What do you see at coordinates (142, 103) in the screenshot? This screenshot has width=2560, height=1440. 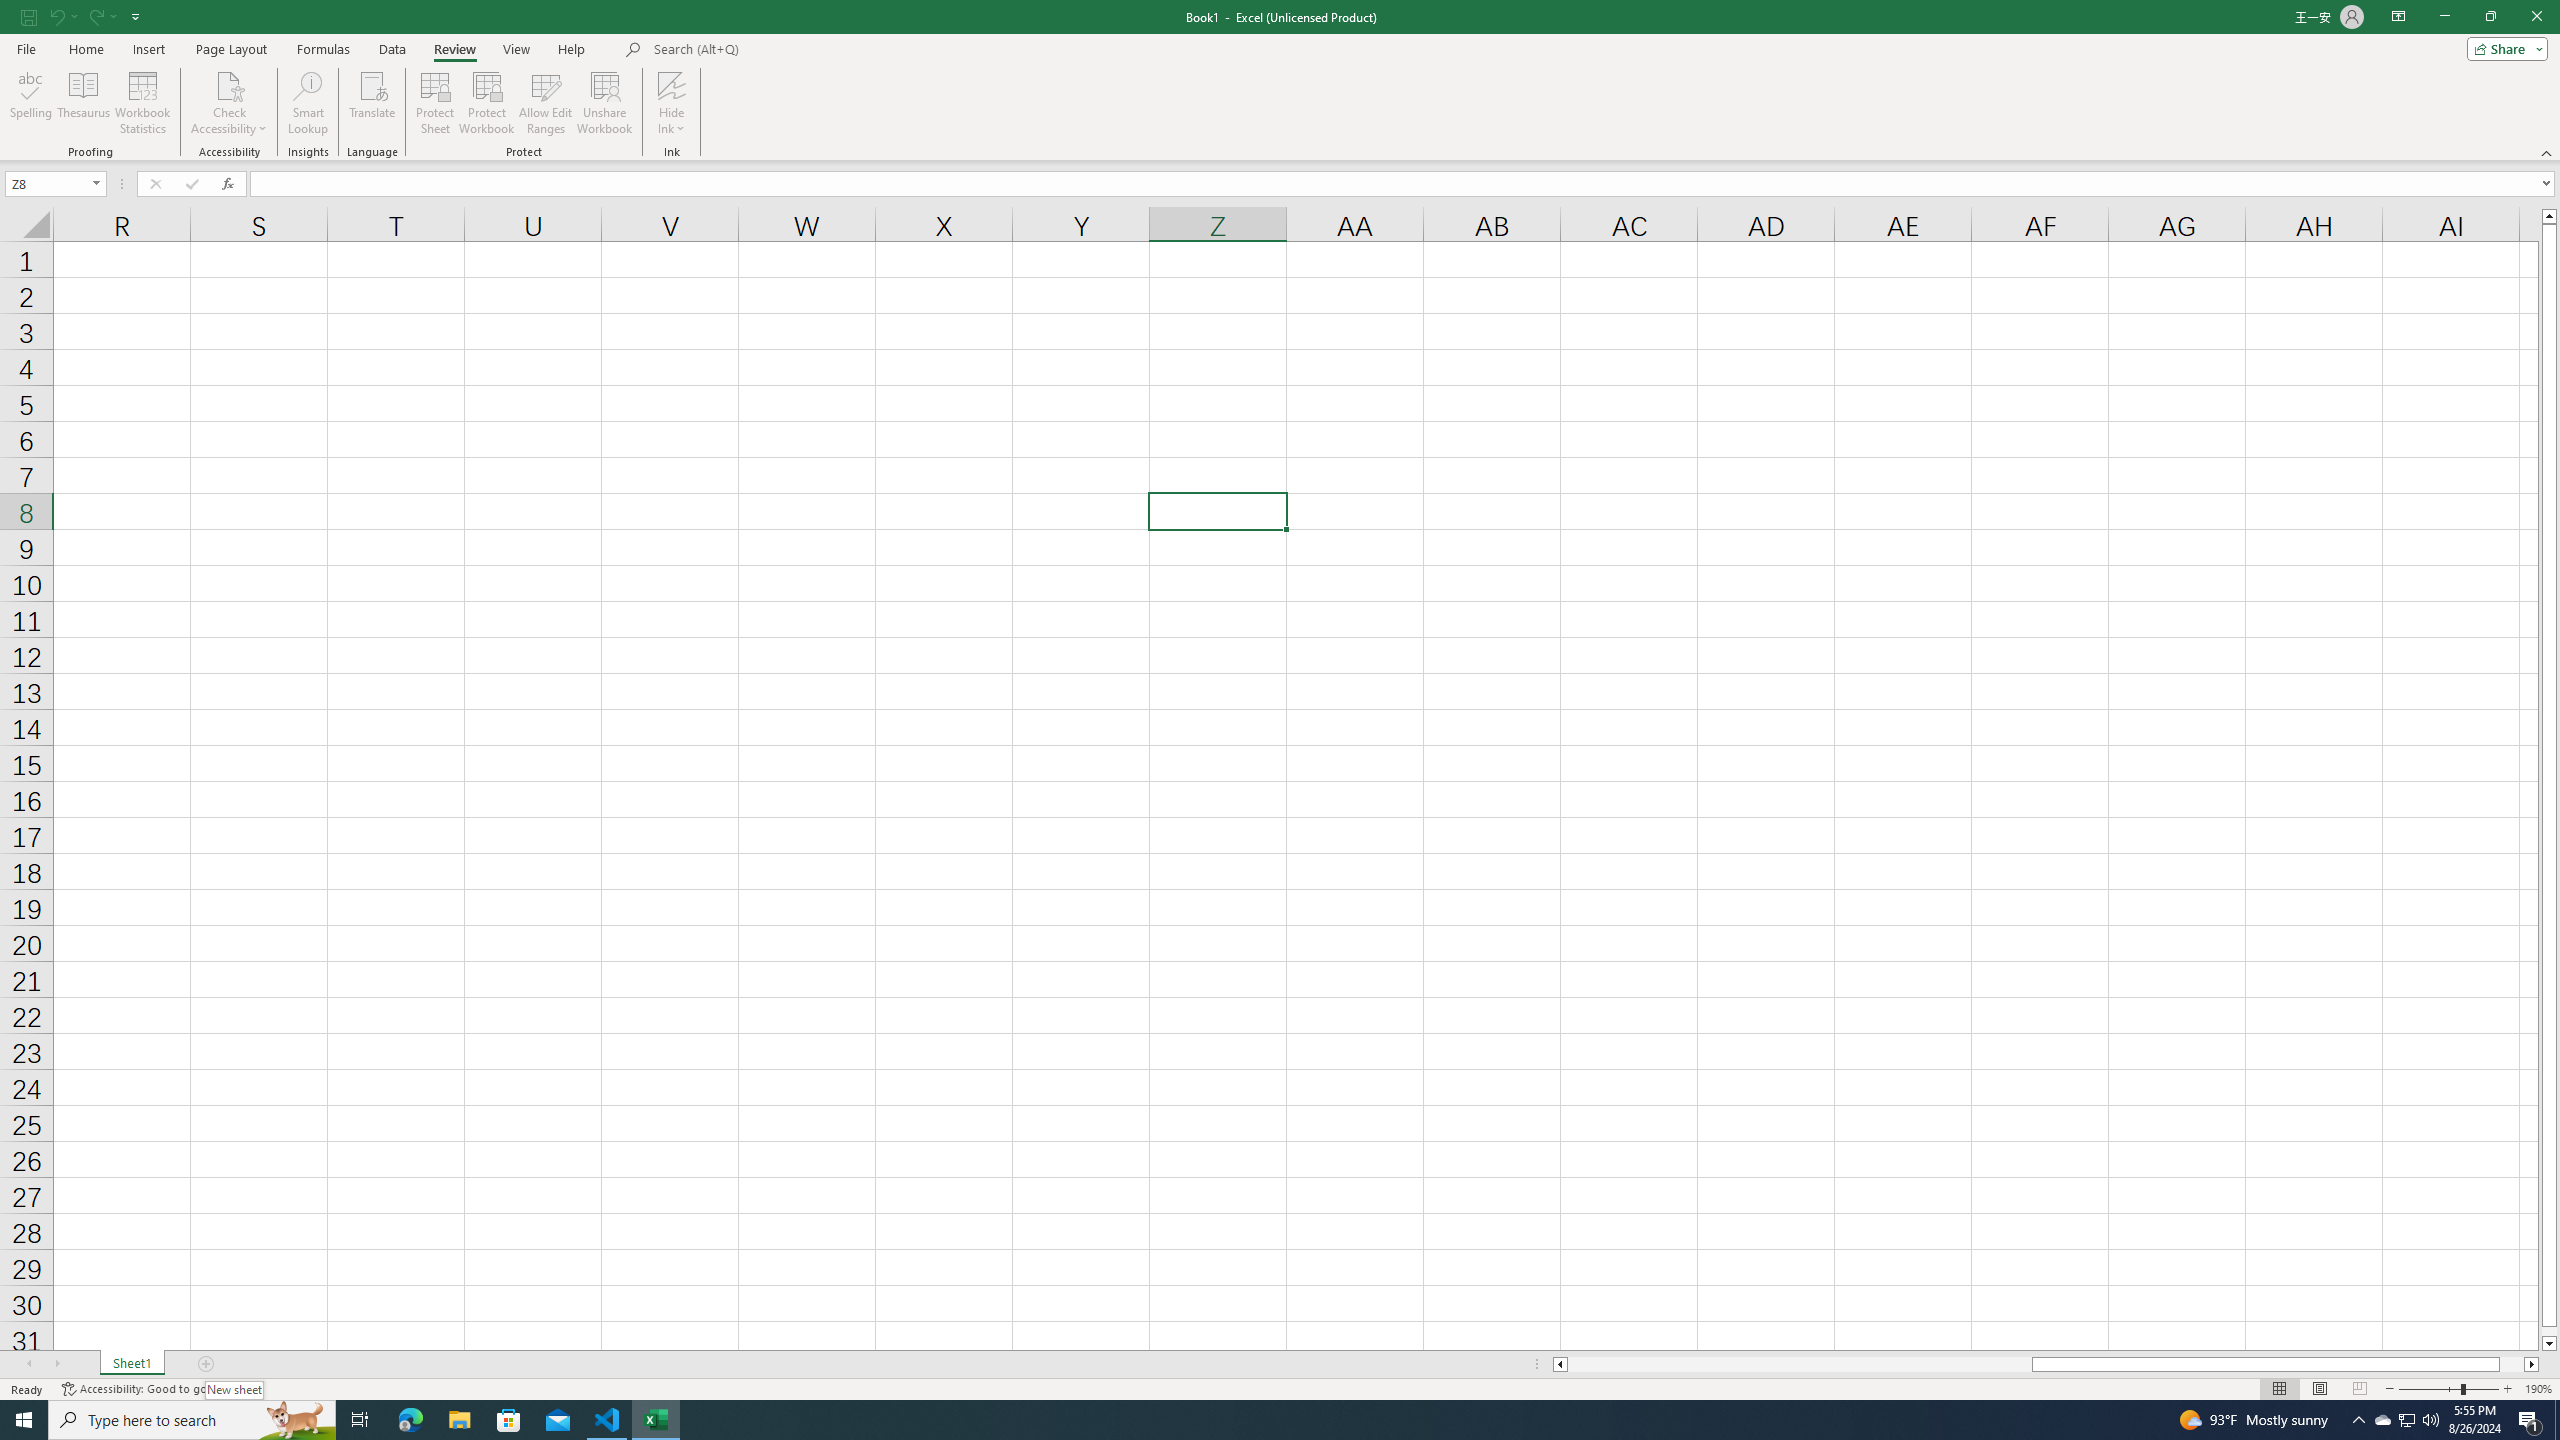 I see `'Workbook Statistics'` at bounding box center [142, 103].